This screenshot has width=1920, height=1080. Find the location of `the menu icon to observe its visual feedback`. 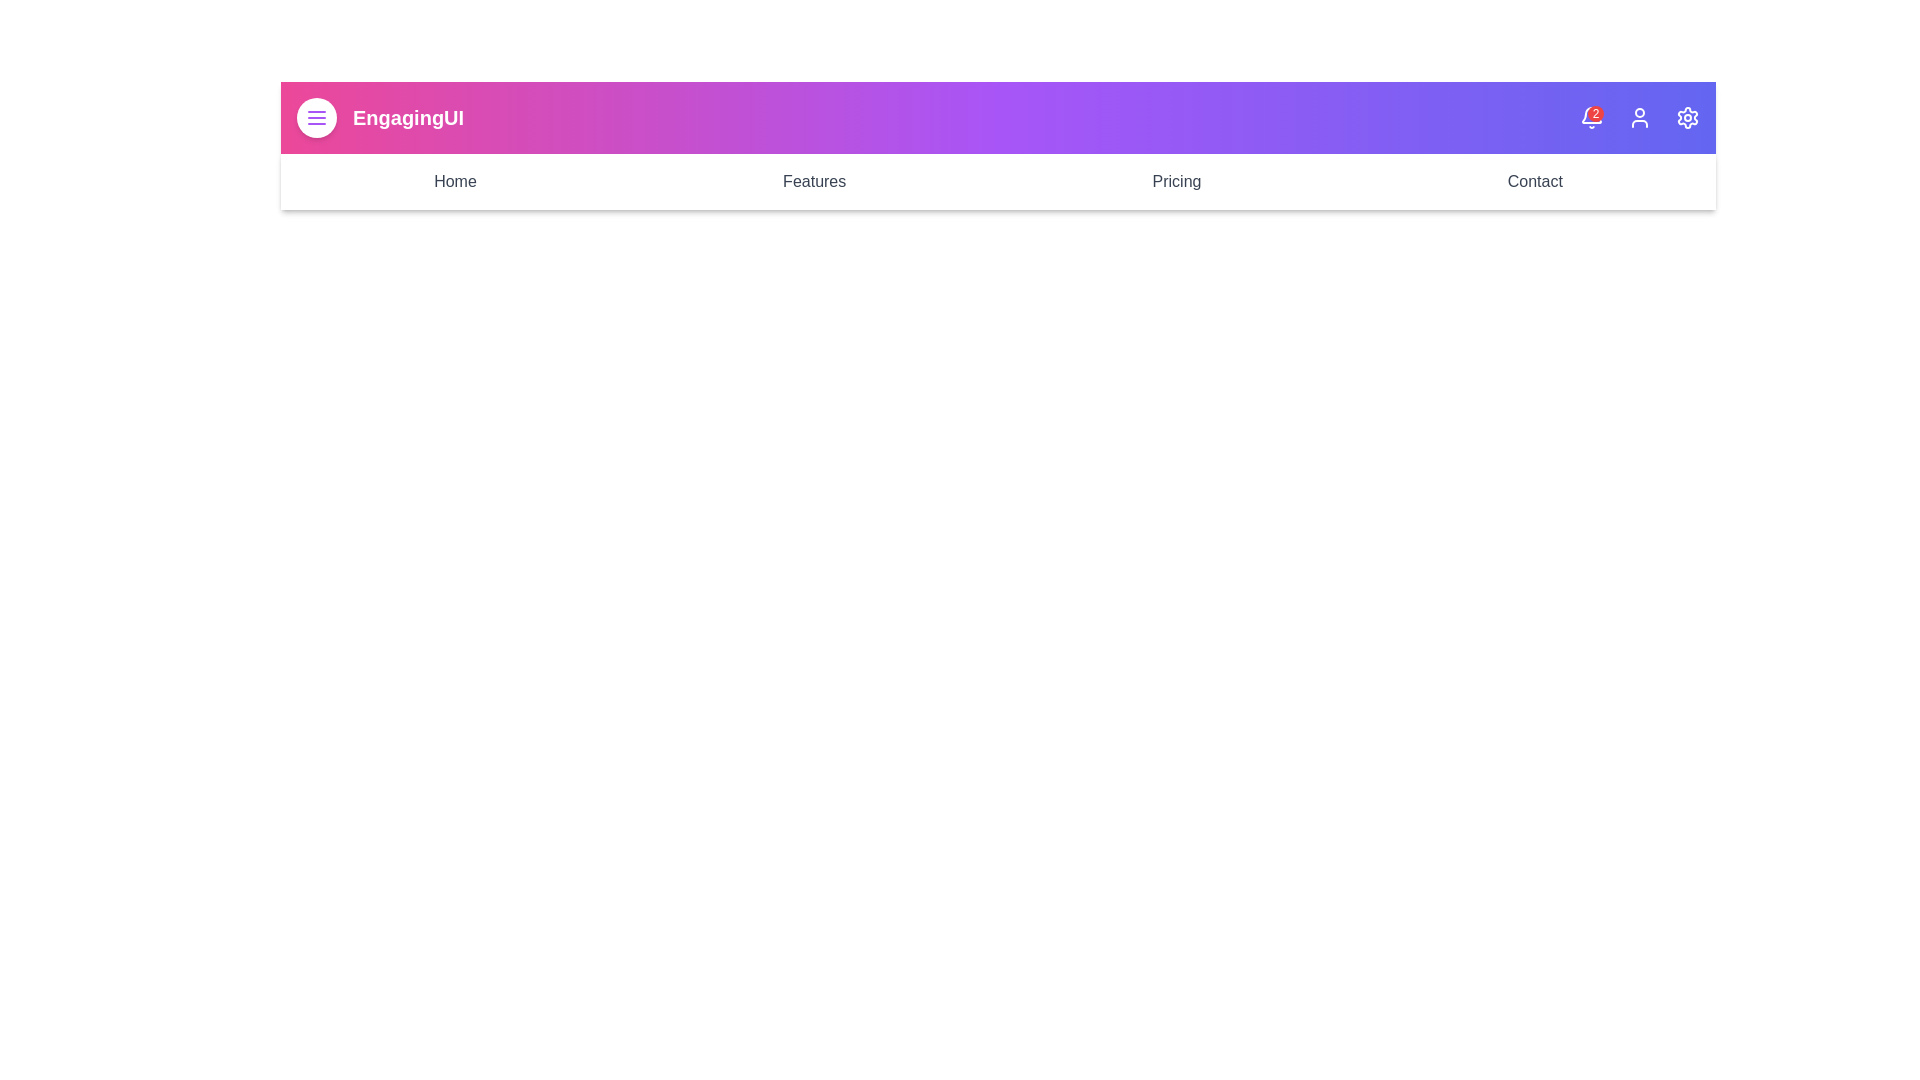

the menu icon to observe its visual feedback is located at coordinates (315, 118).